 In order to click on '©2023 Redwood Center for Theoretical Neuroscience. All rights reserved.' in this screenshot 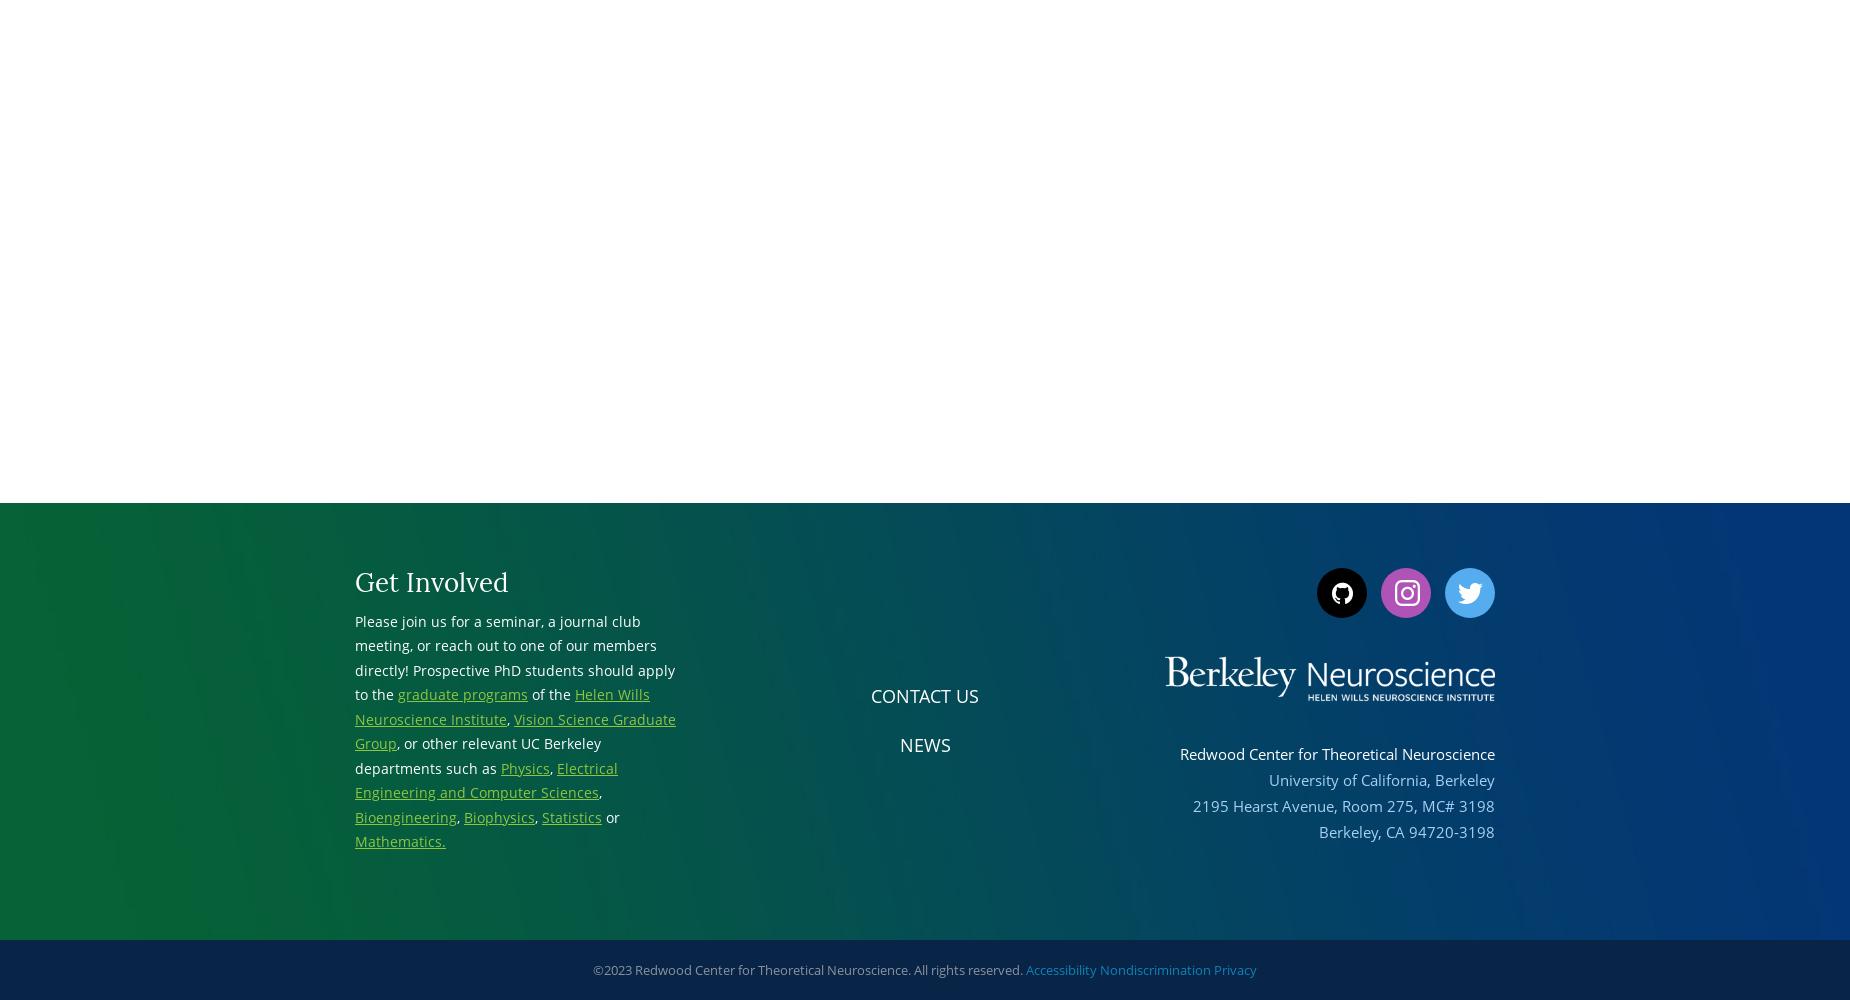, I will do `click(592, 968)`.